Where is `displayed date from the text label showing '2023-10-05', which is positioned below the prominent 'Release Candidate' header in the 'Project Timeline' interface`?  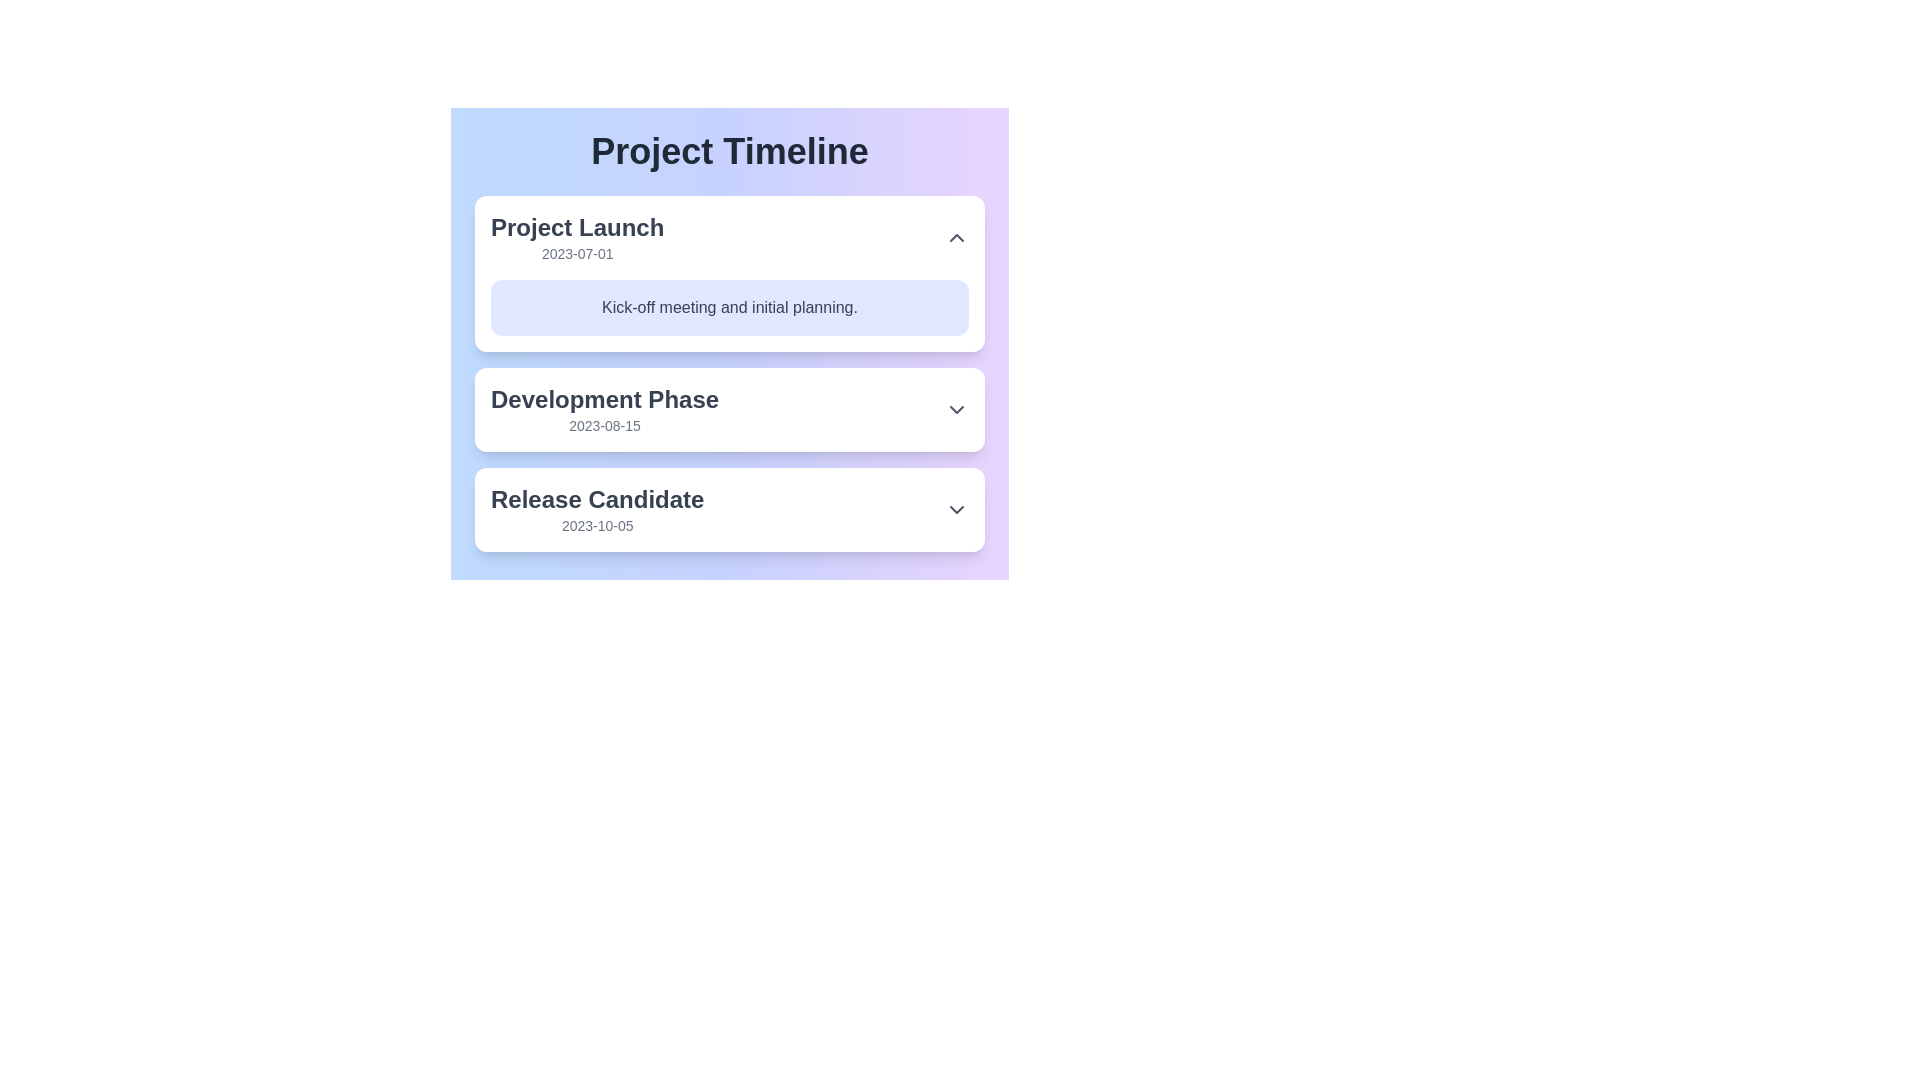
displayed date from the text label showing '2023-10-05', which is positioned below the prominent 'Release Candidate' header in the 'Project Timeline' interface is located at coordinates (596, 524).